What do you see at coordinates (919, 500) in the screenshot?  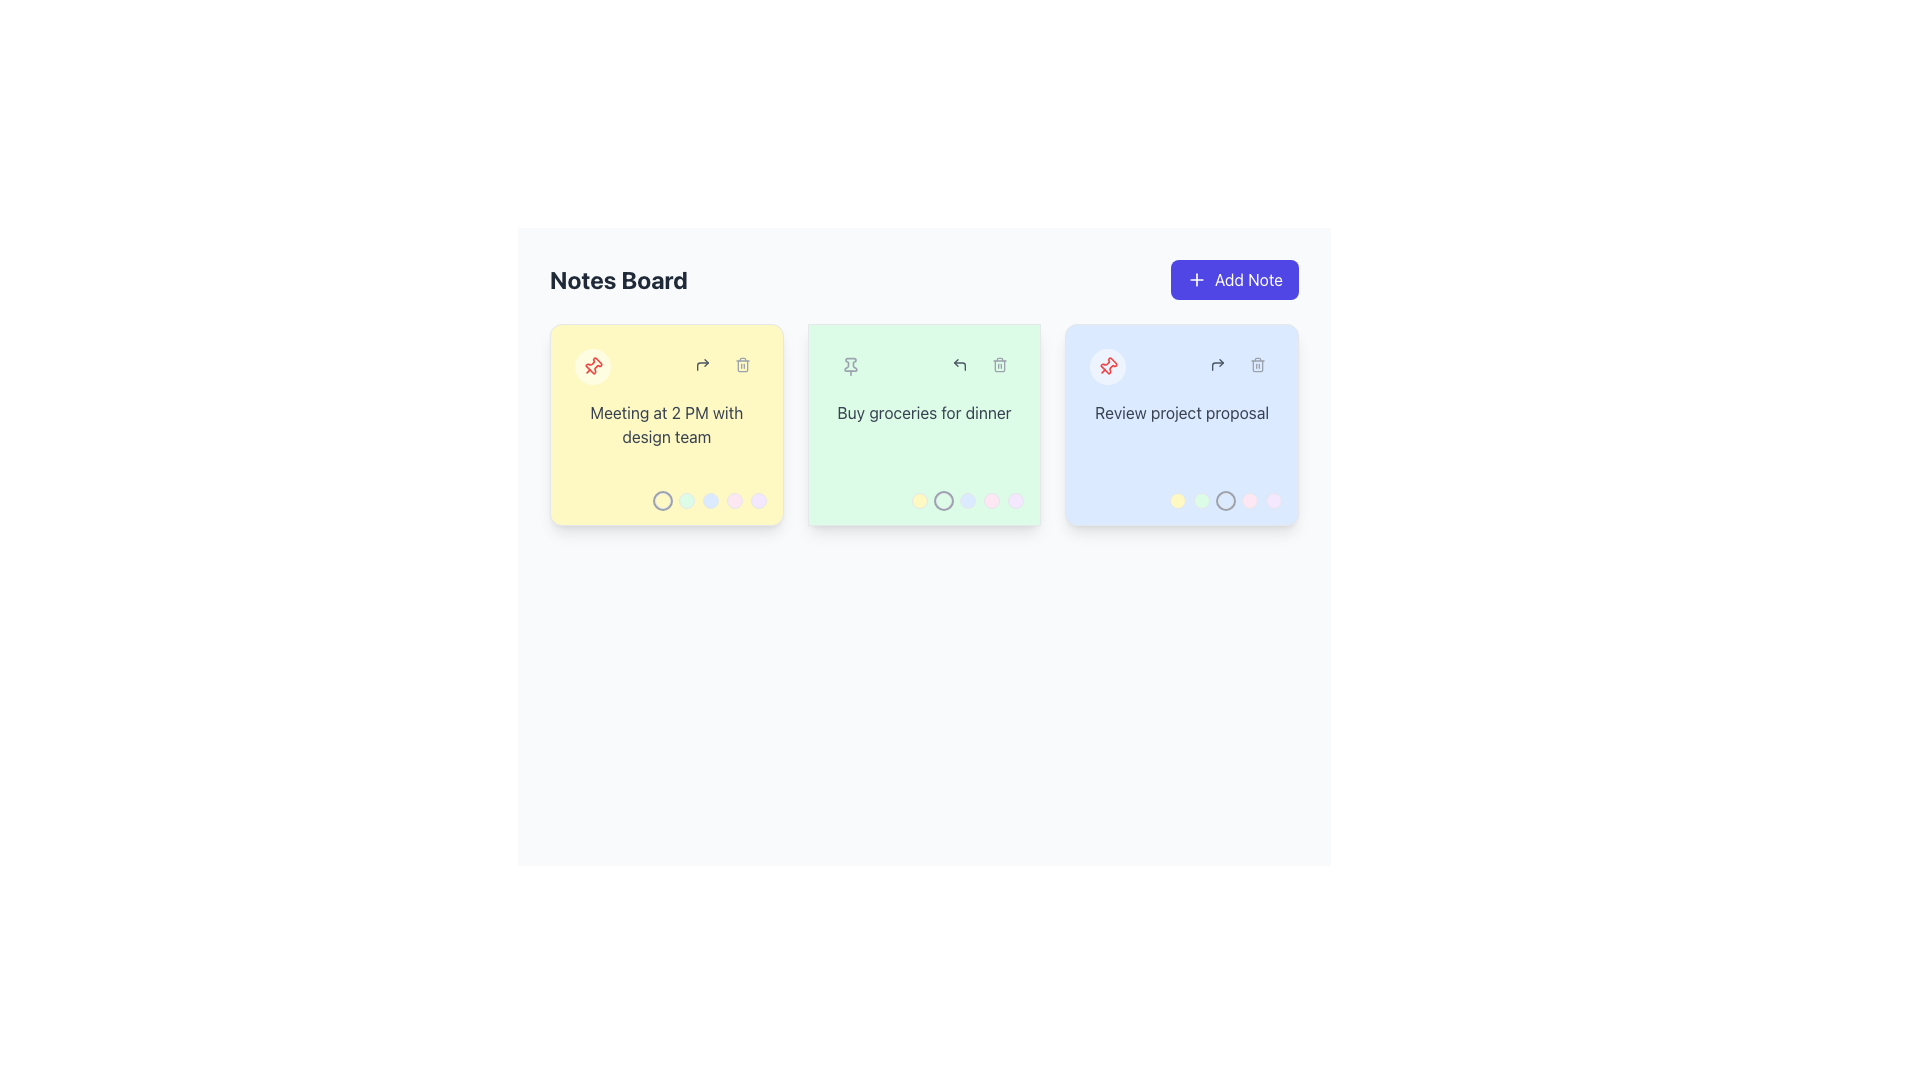 I see `the first color indicator or selection circle located at the lower-right corner of the note titled 'Buy groceries for dinner'` at bounding box center [919, 500].